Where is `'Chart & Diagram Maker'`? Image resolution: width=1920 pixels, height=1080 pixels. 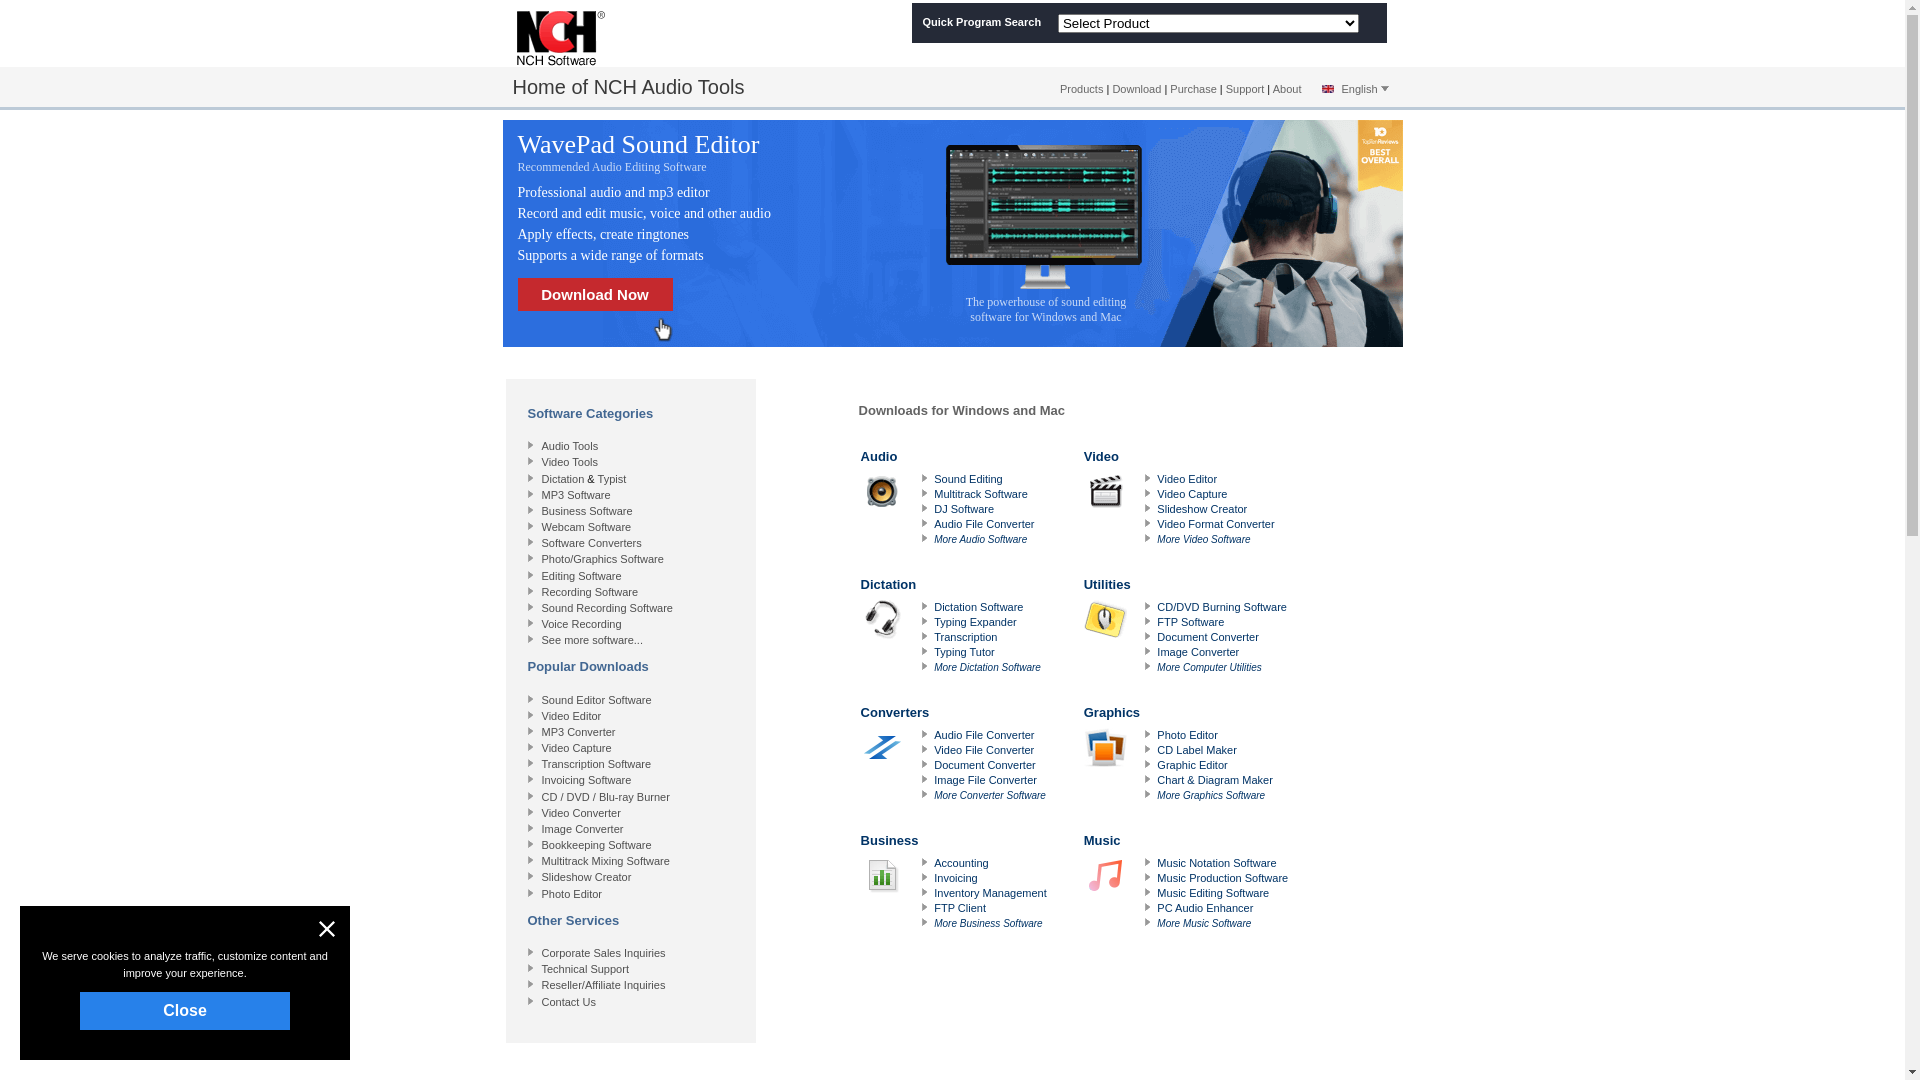 'Chart & Diagram Maker' is located at coordinates (1213, 778).